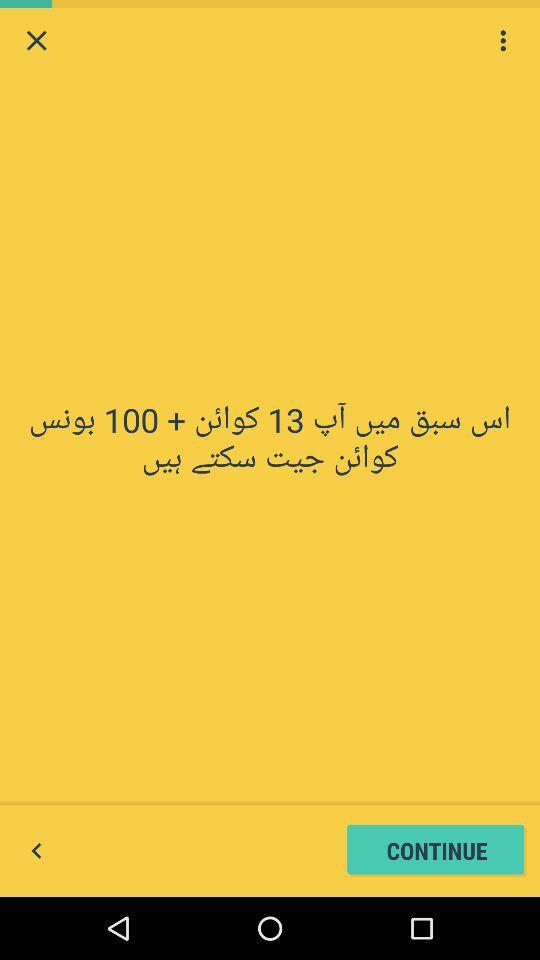 Image resolution: width=540 pixels, height=960 pixels. Describe the element at coordinates (502, 39) in the screenshot. I see `open menu` at that location.